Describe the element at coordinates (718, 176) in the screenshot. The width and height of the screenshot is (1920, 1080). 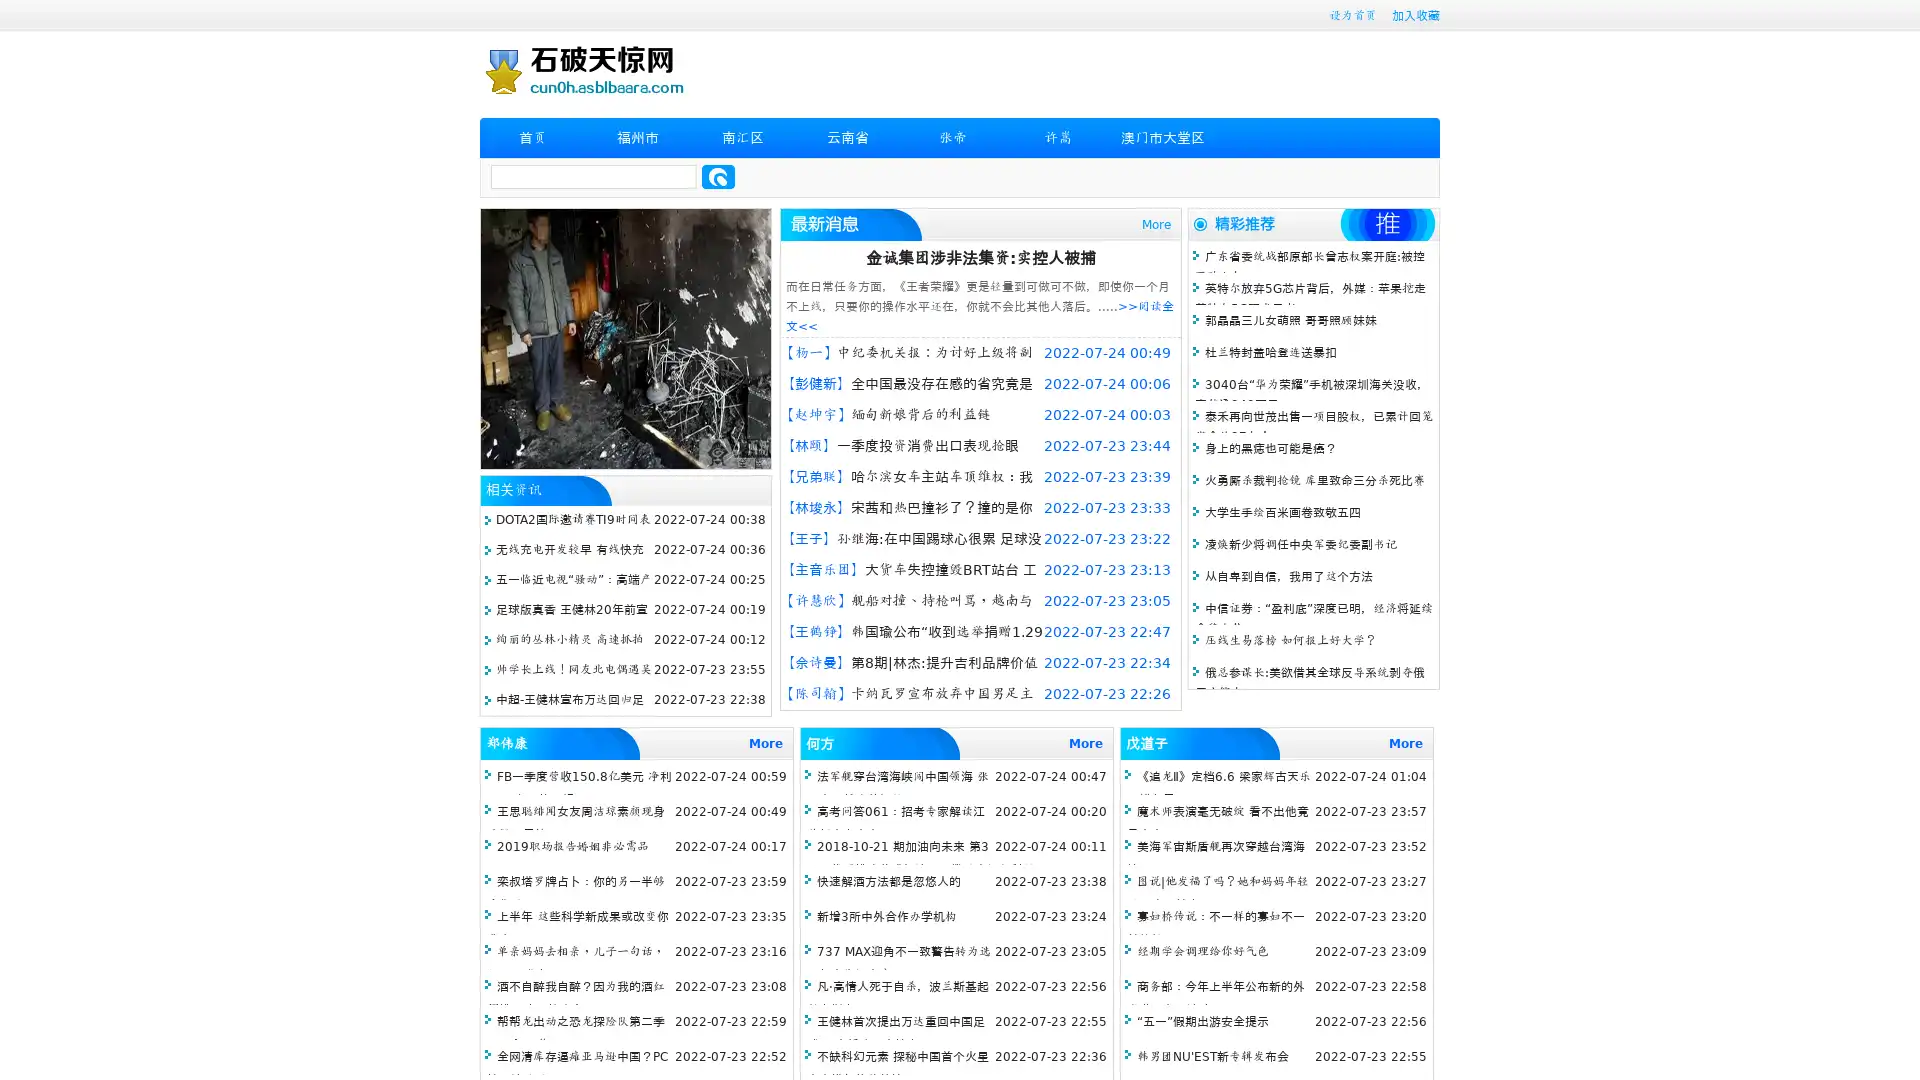
I see `Search` at that location.